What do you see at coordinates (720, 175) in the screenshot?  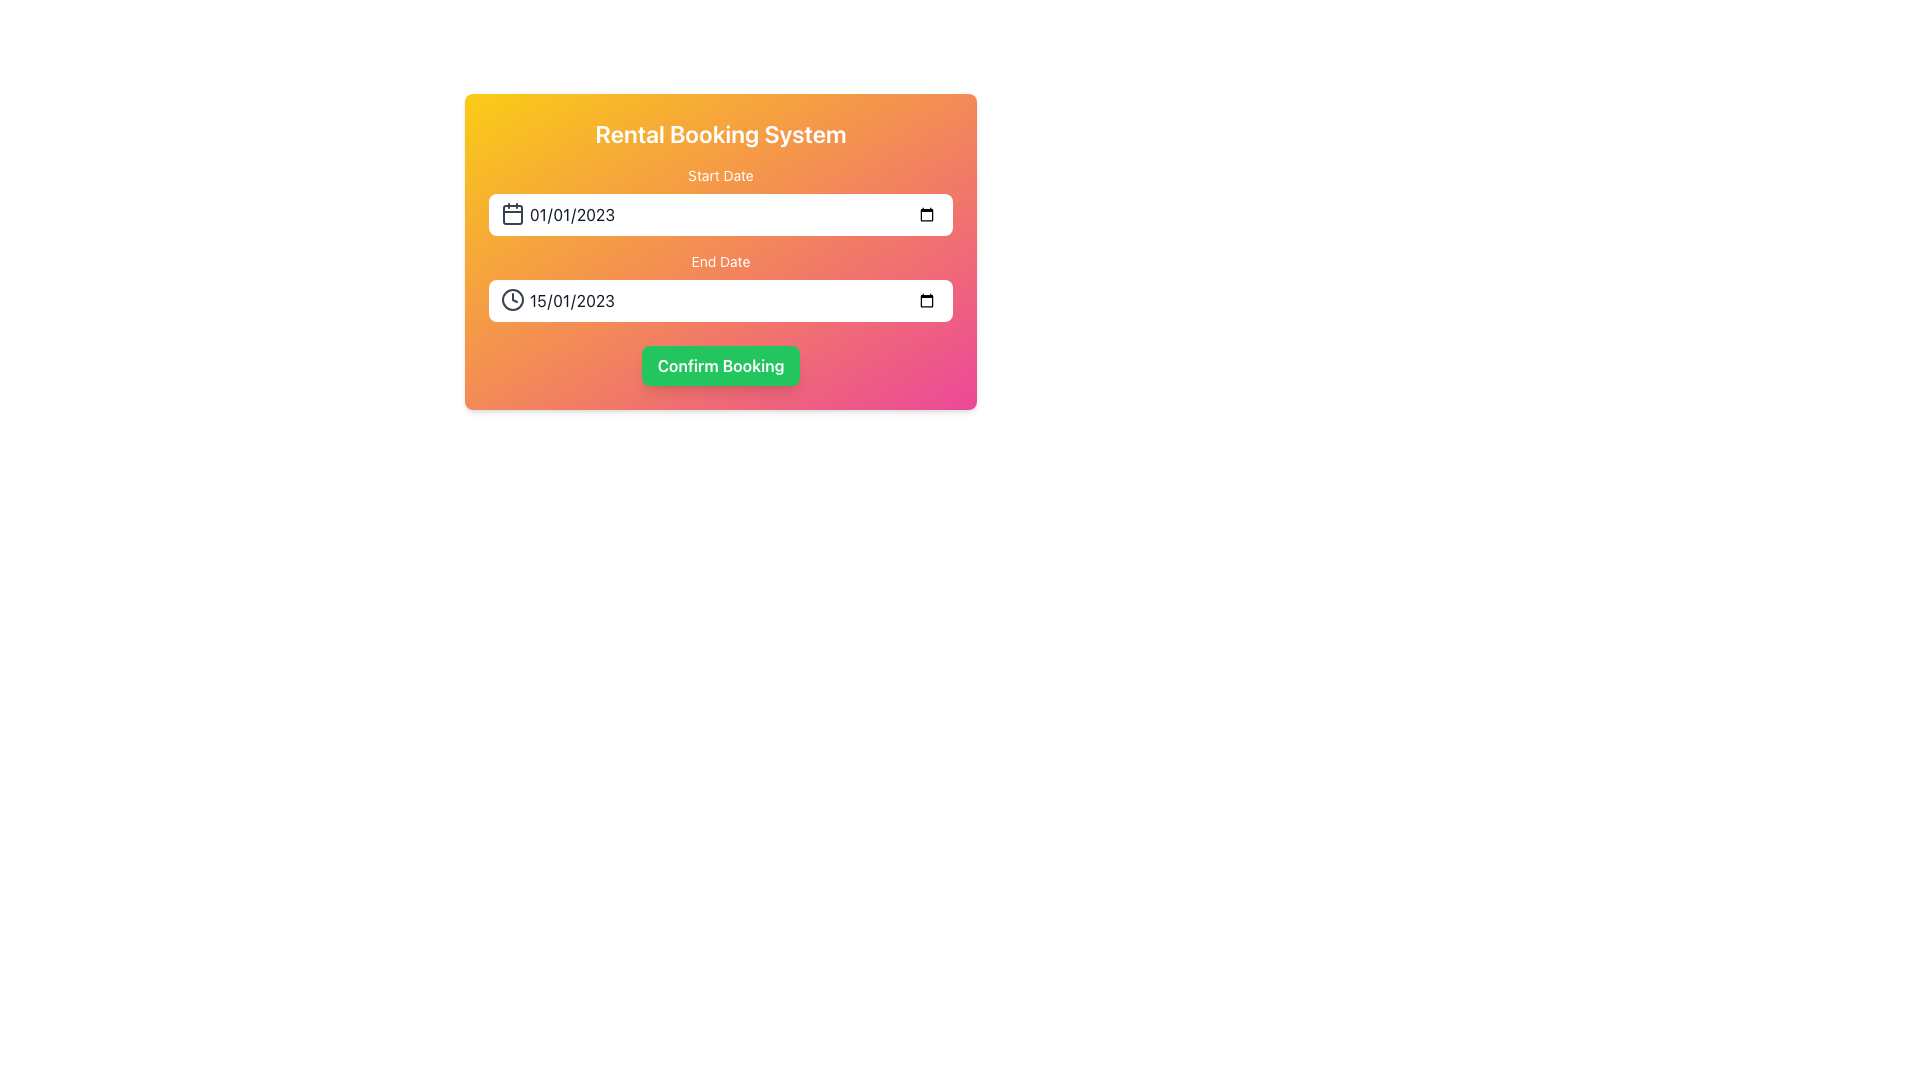 I see `the text label that indicates the purpose of the input for selecting the start date, located above the first date input field in the center of the form layout` at bounding box center [720, 175].